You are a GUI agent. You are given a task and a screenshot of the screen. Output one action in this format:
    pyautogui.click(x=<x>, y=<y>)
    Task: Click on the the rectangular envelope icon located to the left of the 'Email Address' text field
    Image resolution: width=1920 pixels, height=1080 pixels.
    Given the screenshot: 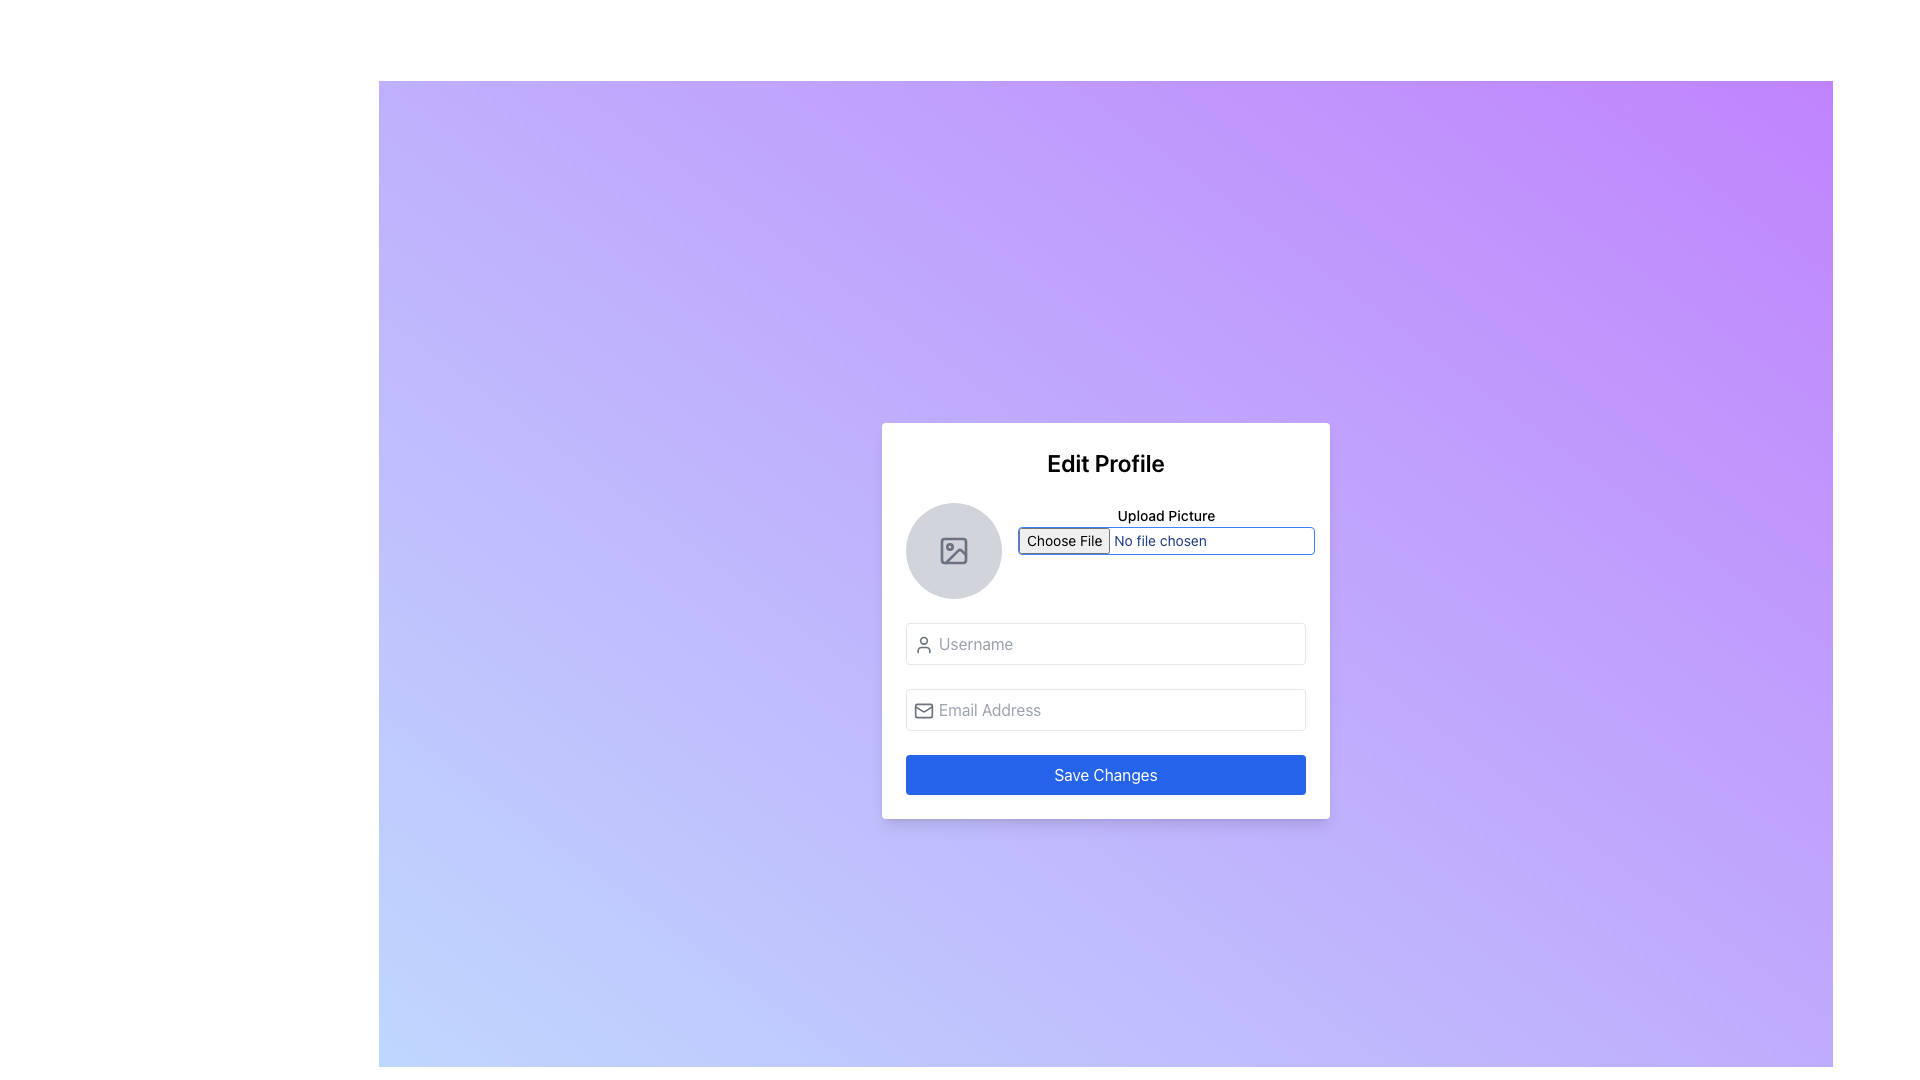 What is the action you would take?
    pyautogui.click(x=923, y=709)
    